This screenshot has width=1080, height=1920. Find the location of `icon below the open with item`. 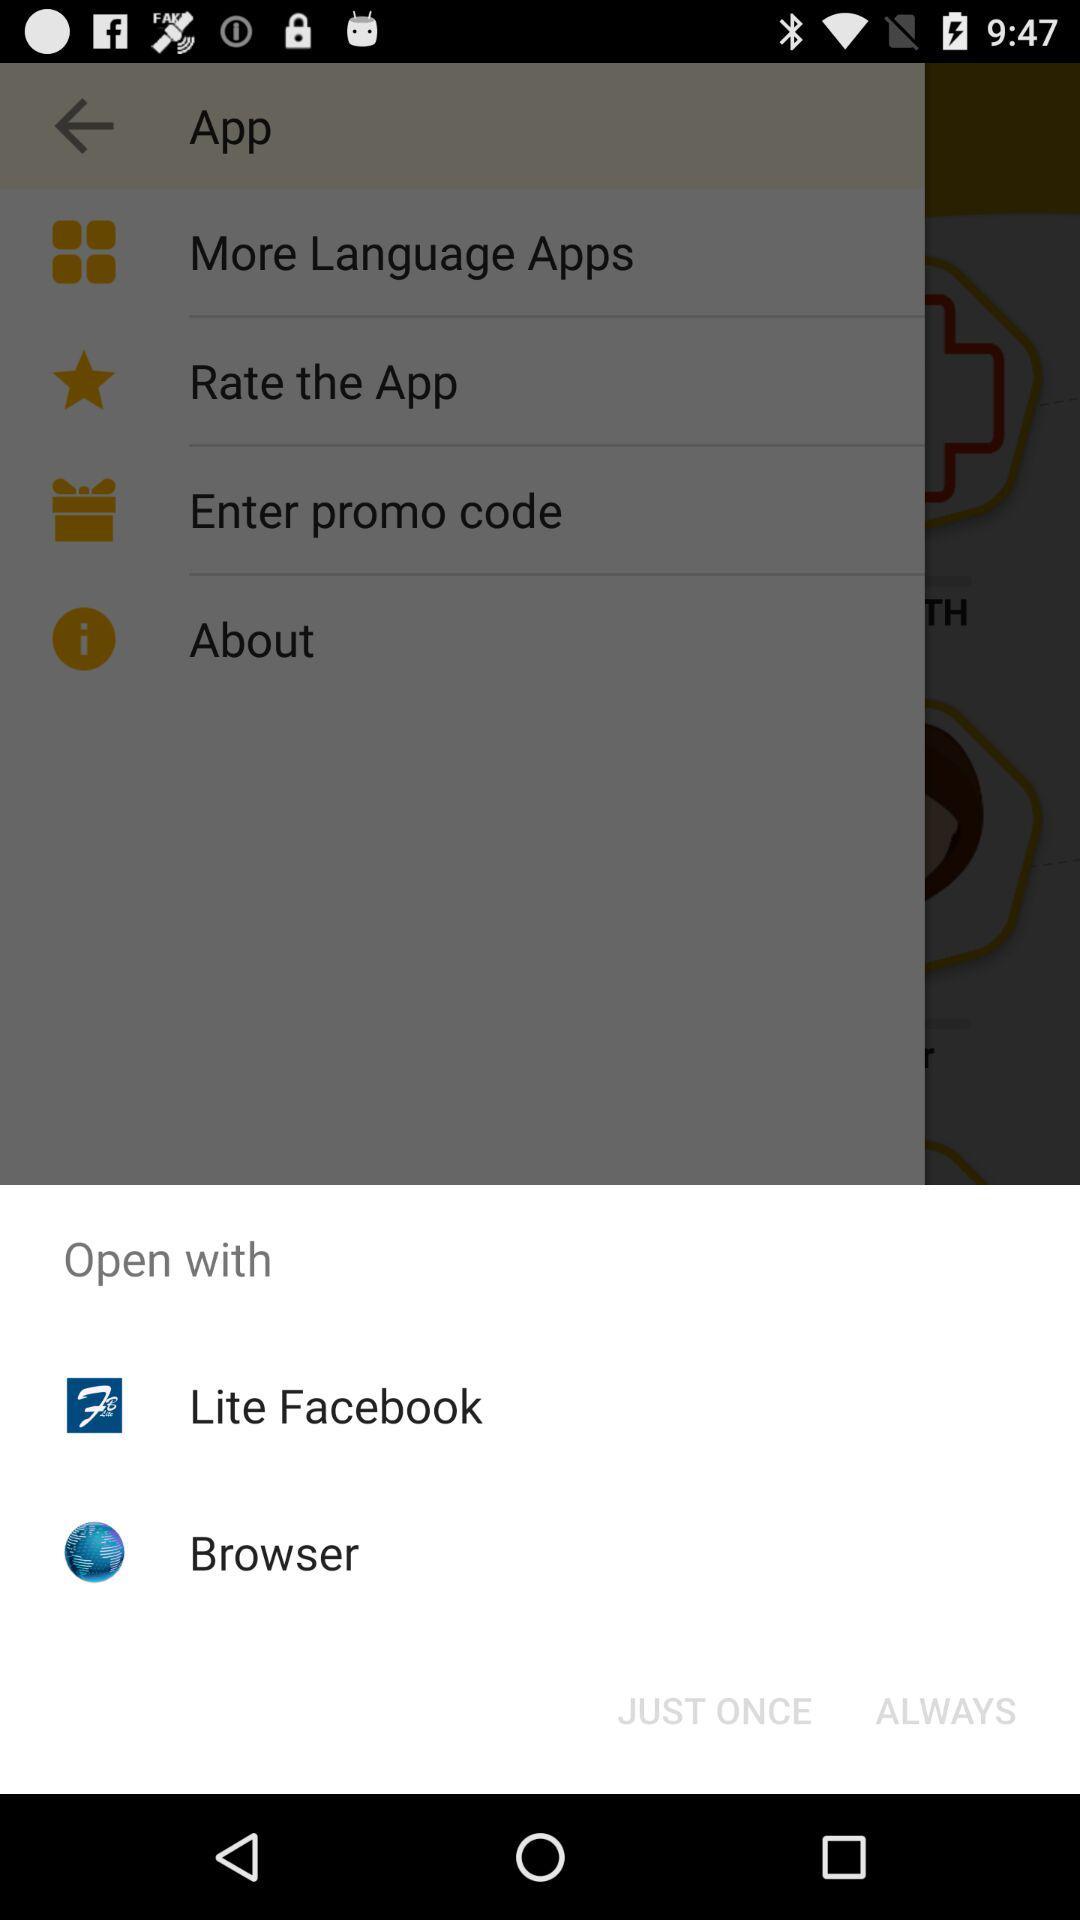

icon below the open with item is located at coordinates (334, 1404).